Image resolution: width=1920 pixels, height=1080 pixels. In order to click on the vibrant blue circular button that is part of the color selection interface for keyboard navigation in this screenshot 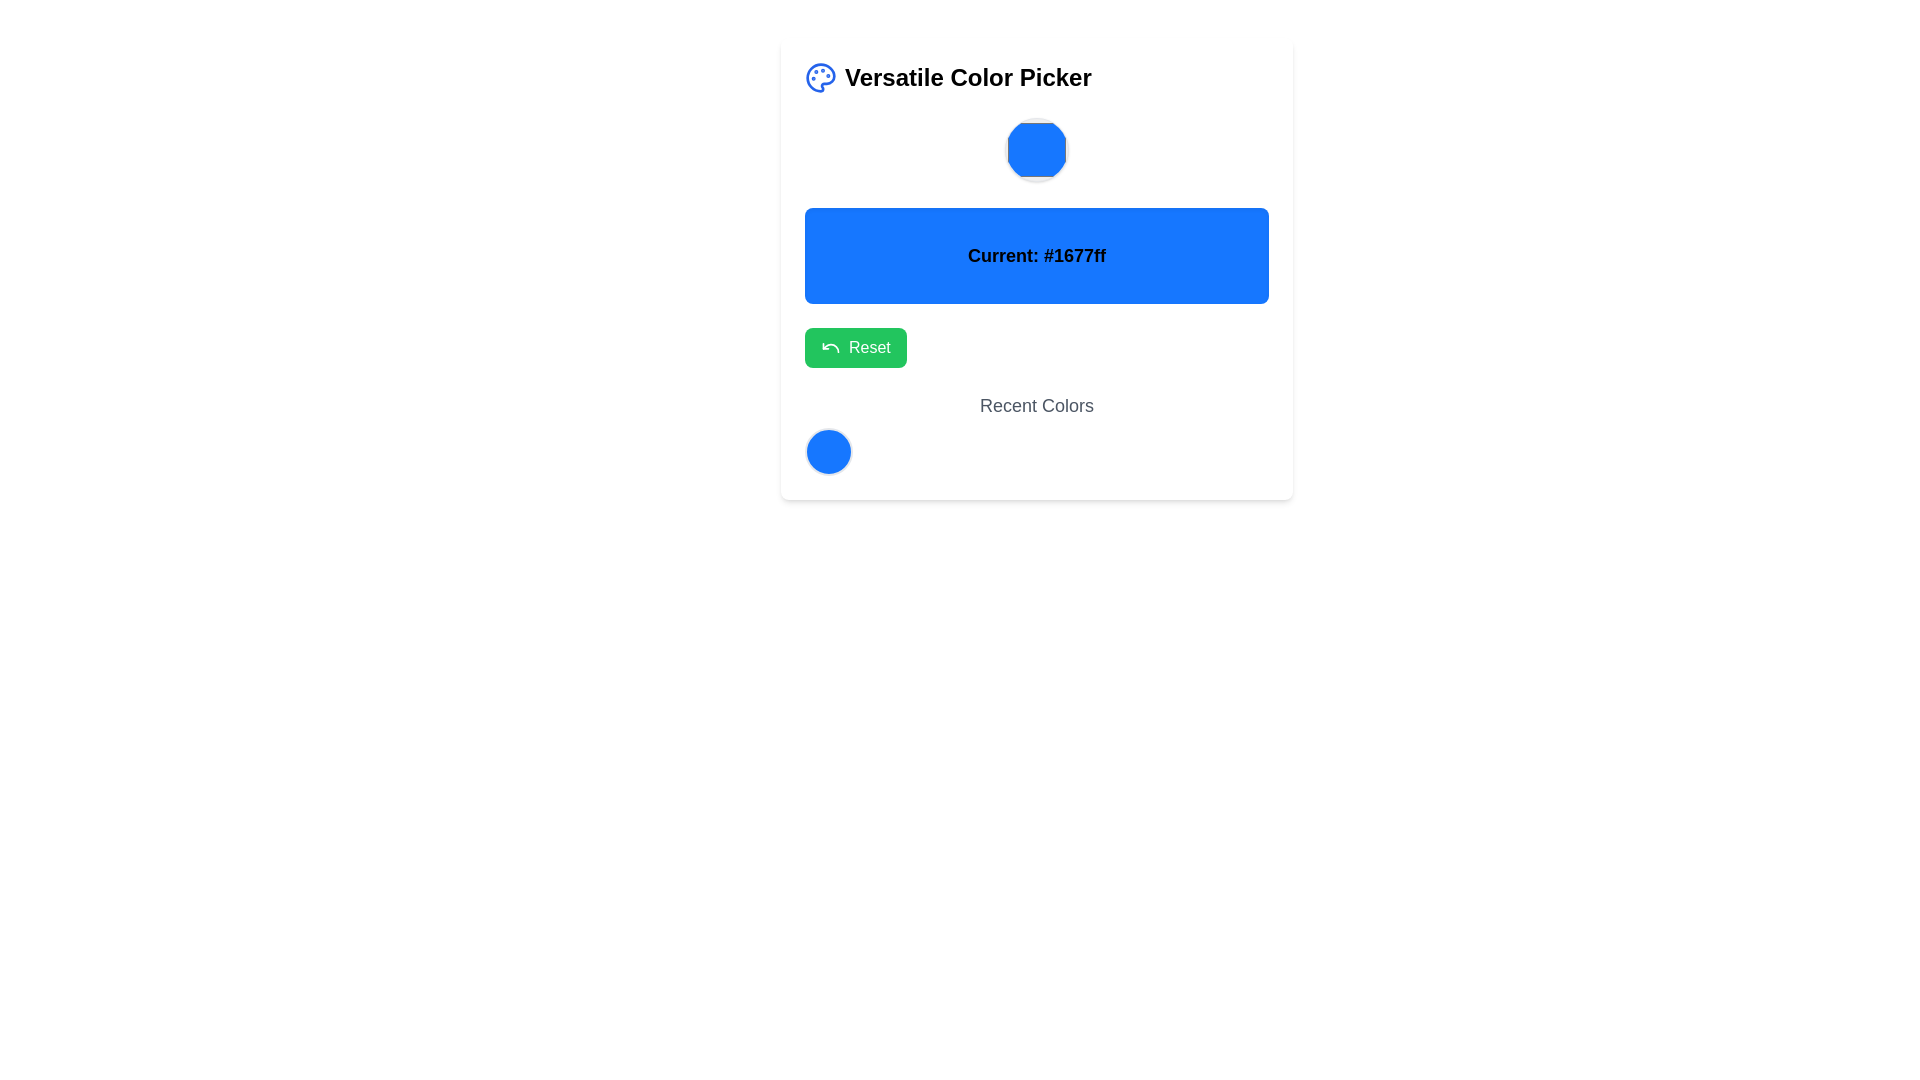, I will do `click(829, 451)`.